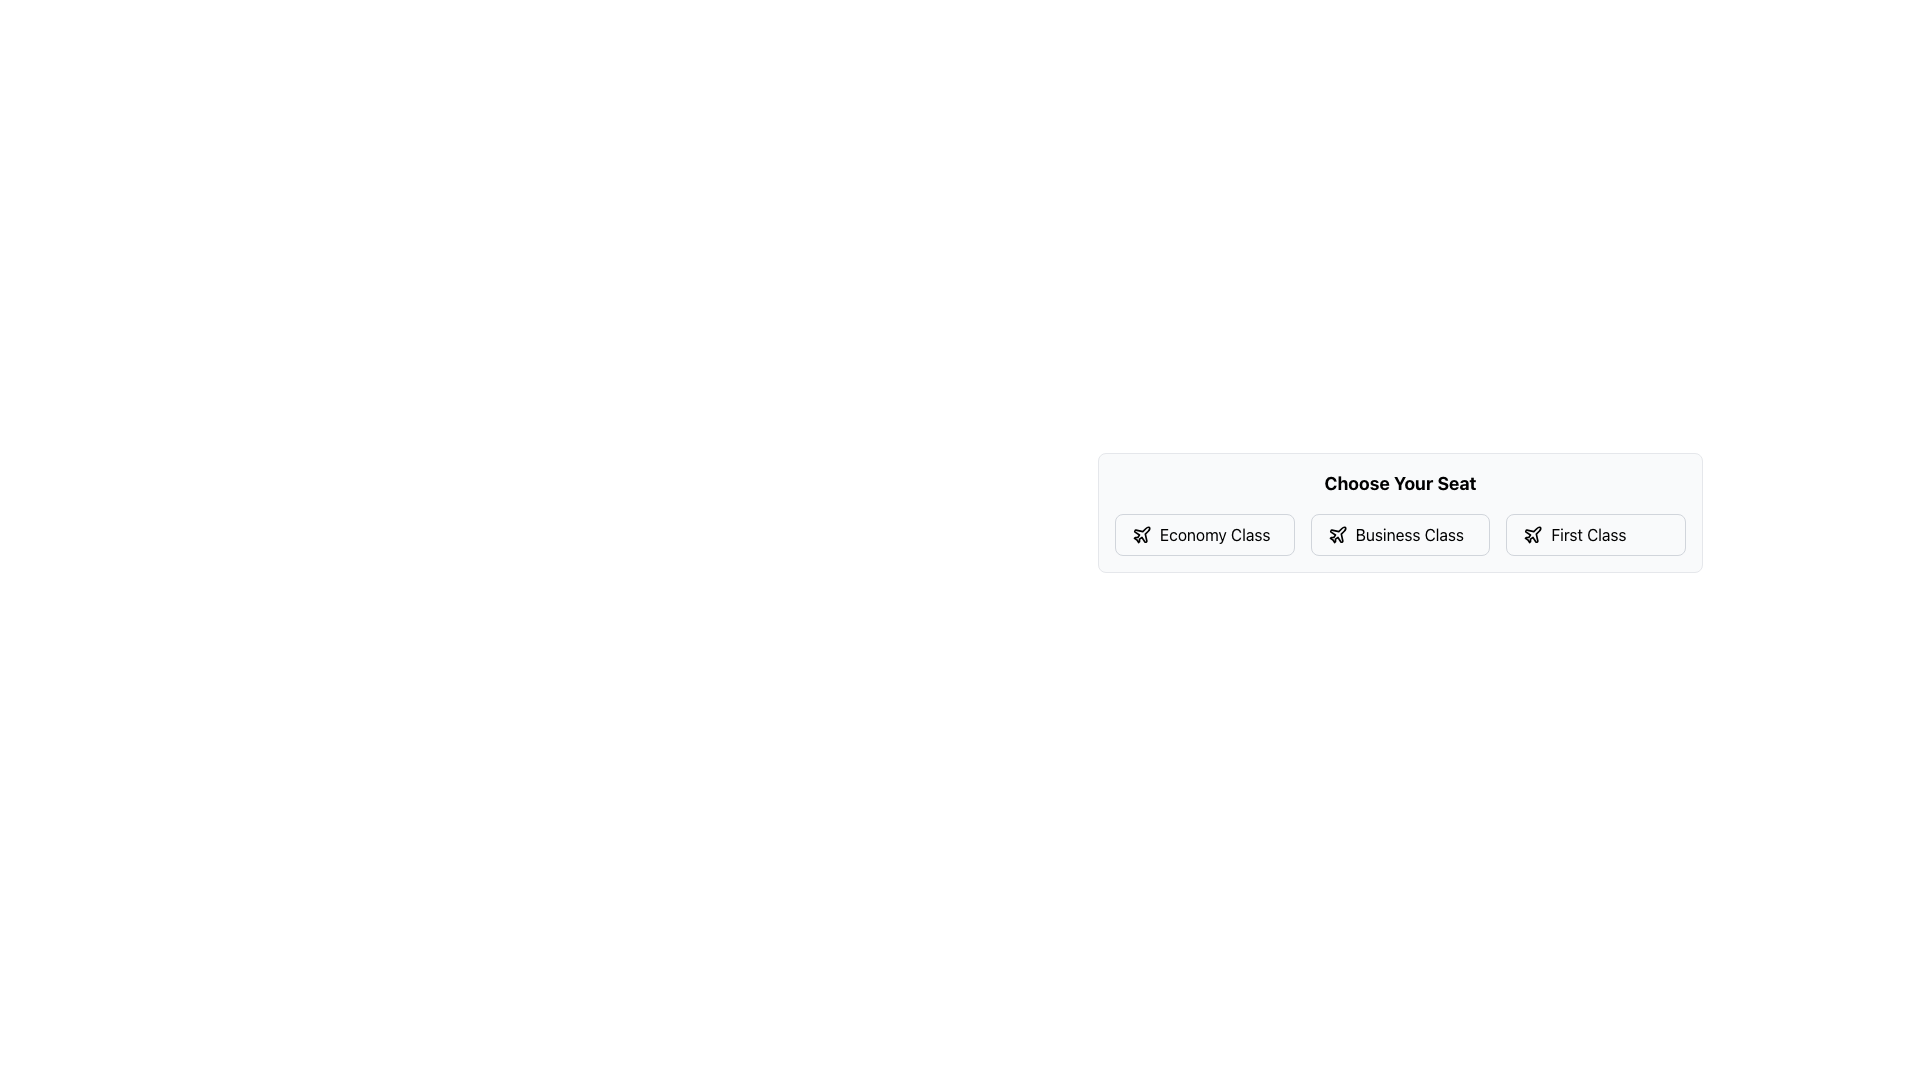 This screenshot has height=1080, width=1920. What do you see at coordinates (1142, 533) in the screenshot?
I see `the airplane icon located in the center of the first button labeled 'Economy Class' under the header 'Choose Your Seat'` at bounding box center [1142, 533].